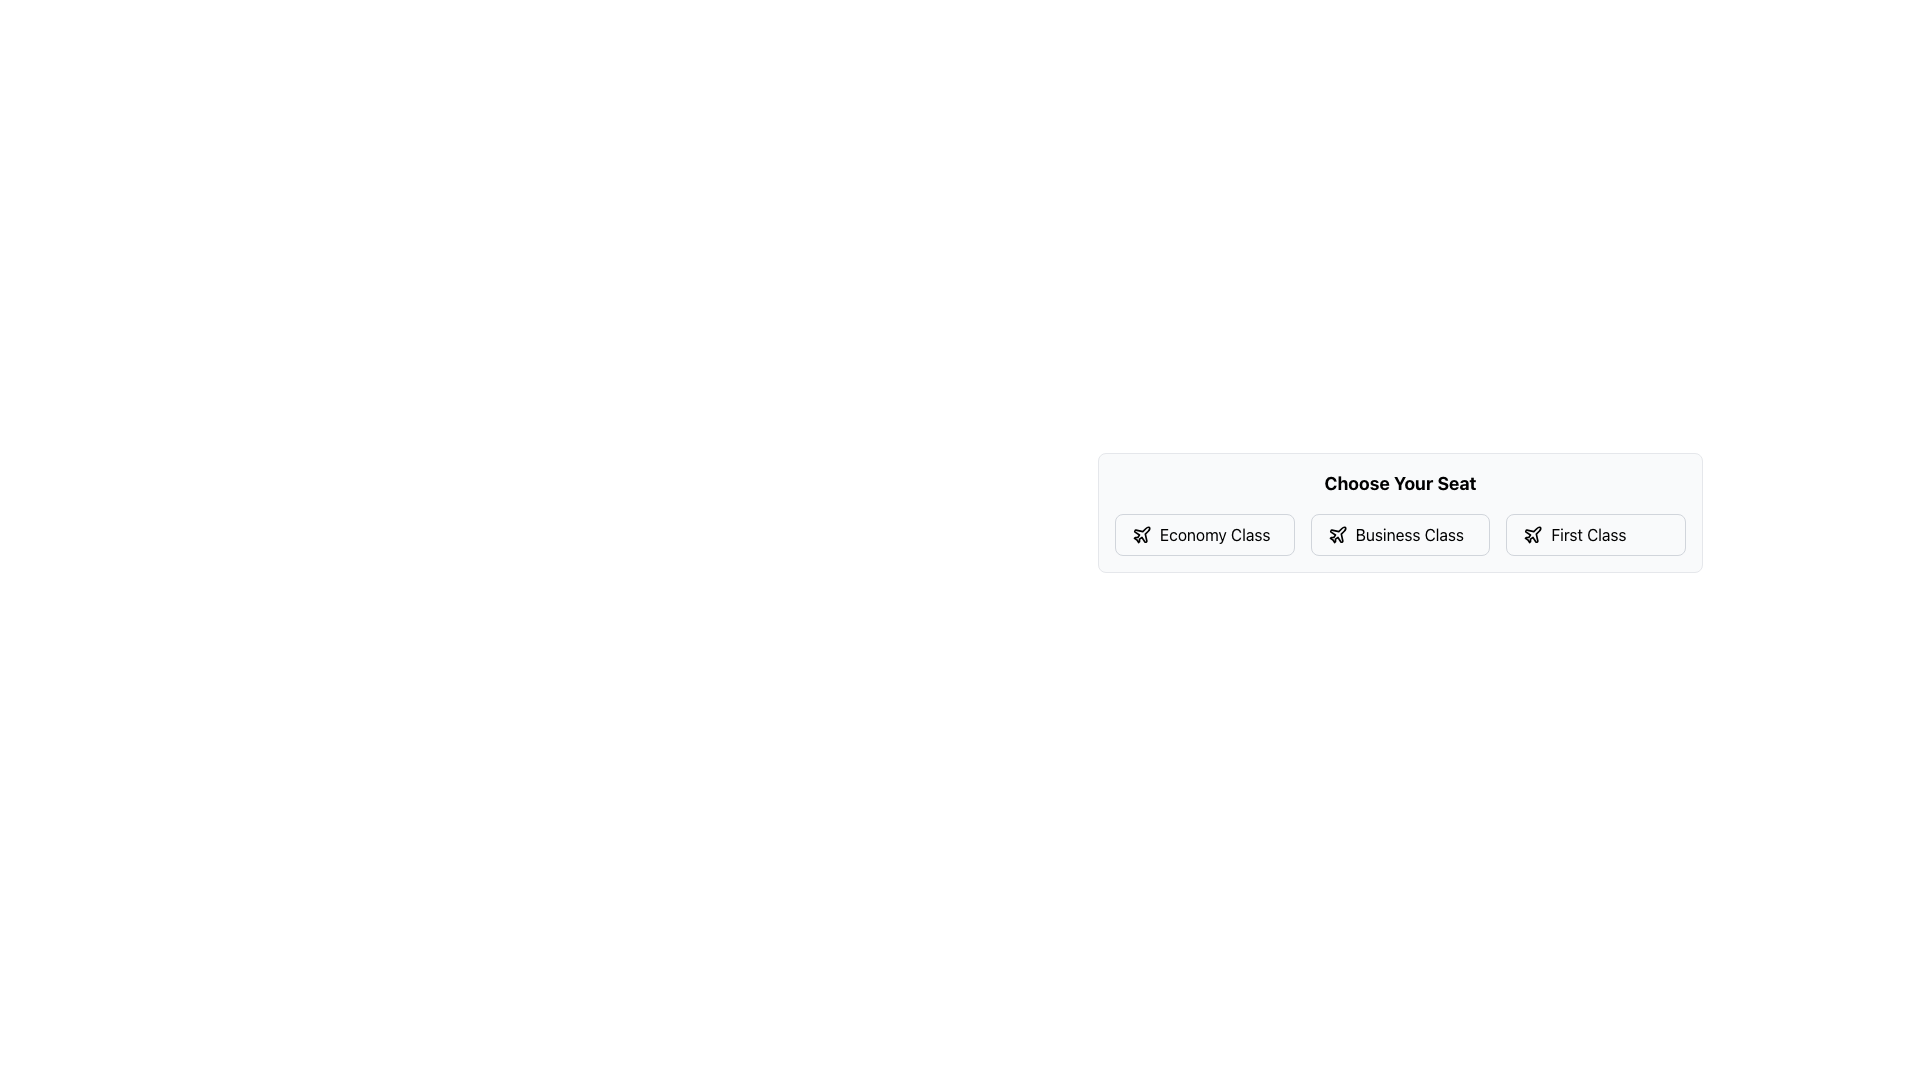 This screenshot has height=1080, width=1920. What do you see at coordinates (1142, 533) in the screenshot?
I see `the airplane icon located in the center of the first button labeled 'Economy Class' under the header 'Choose Your Seat'` at bounding box center [1142, 533].